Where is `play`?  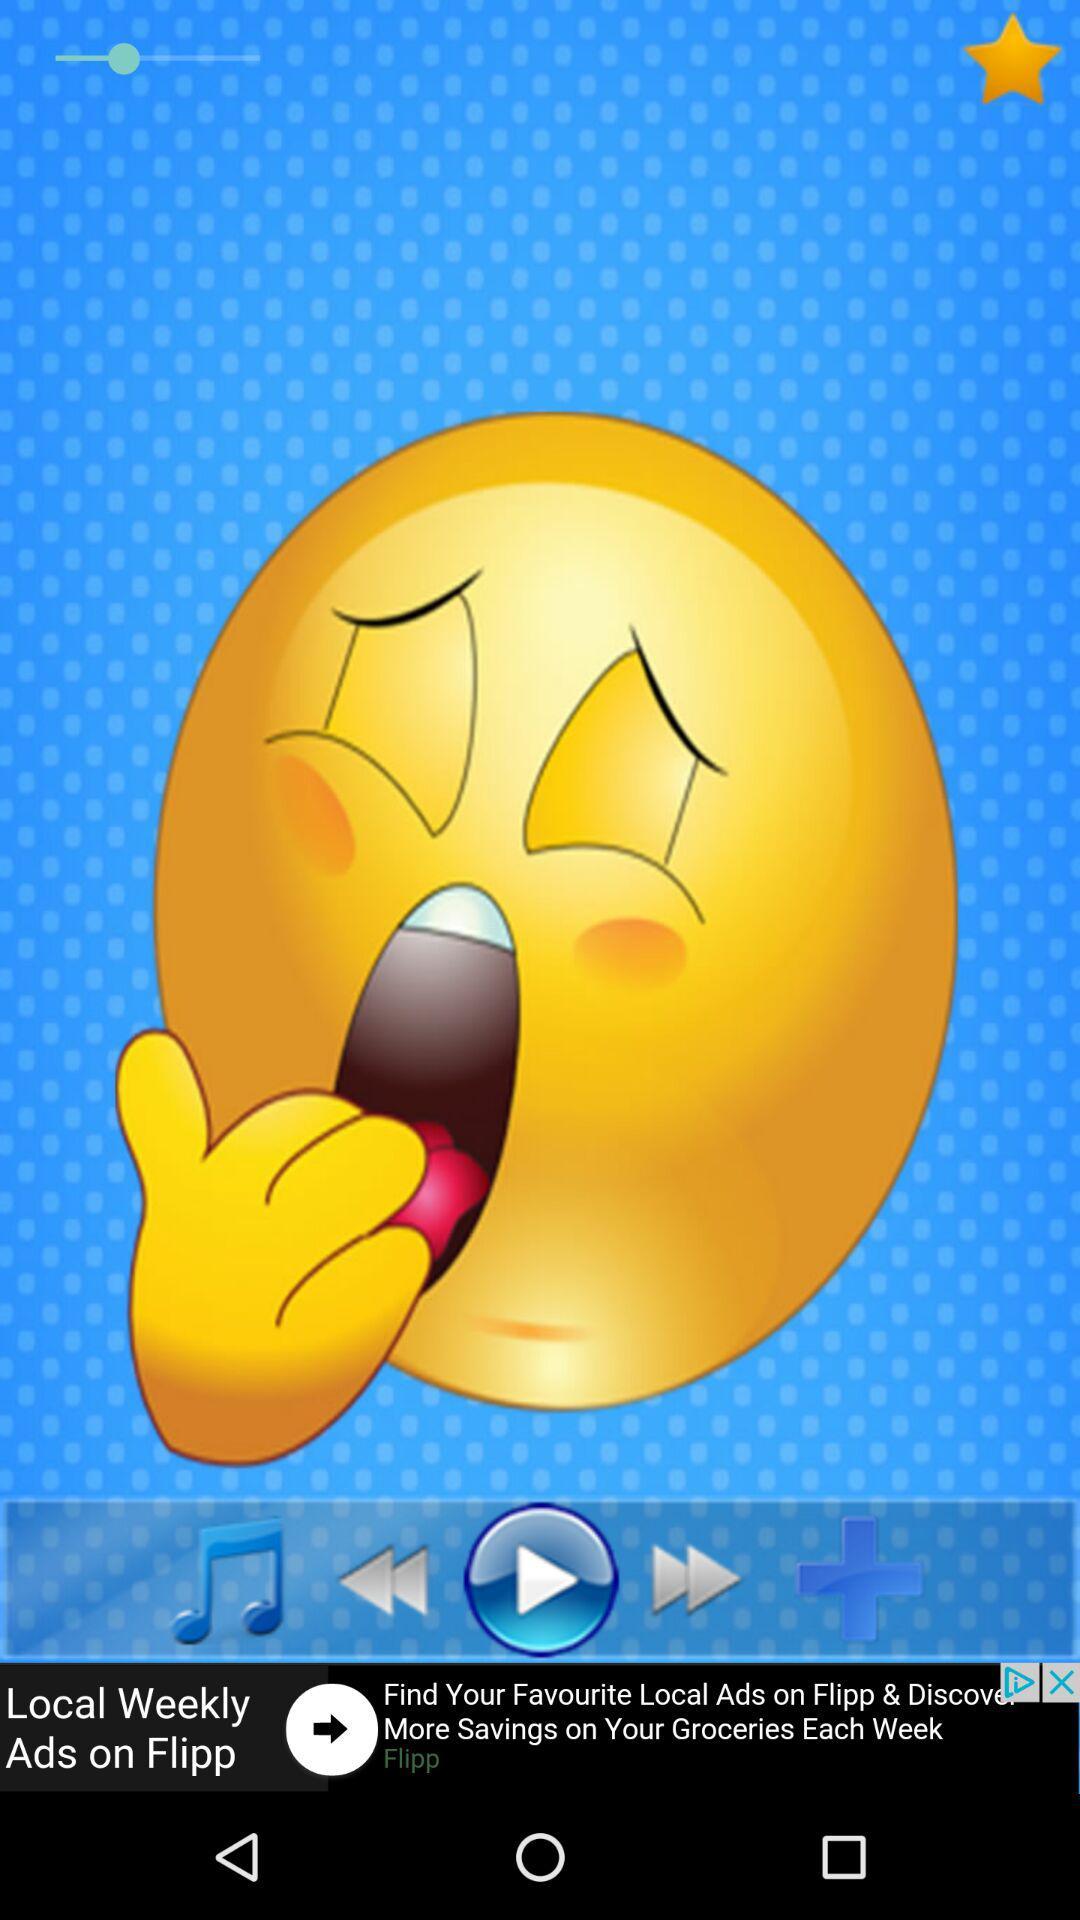 play is located at coordinates (540, 1577).